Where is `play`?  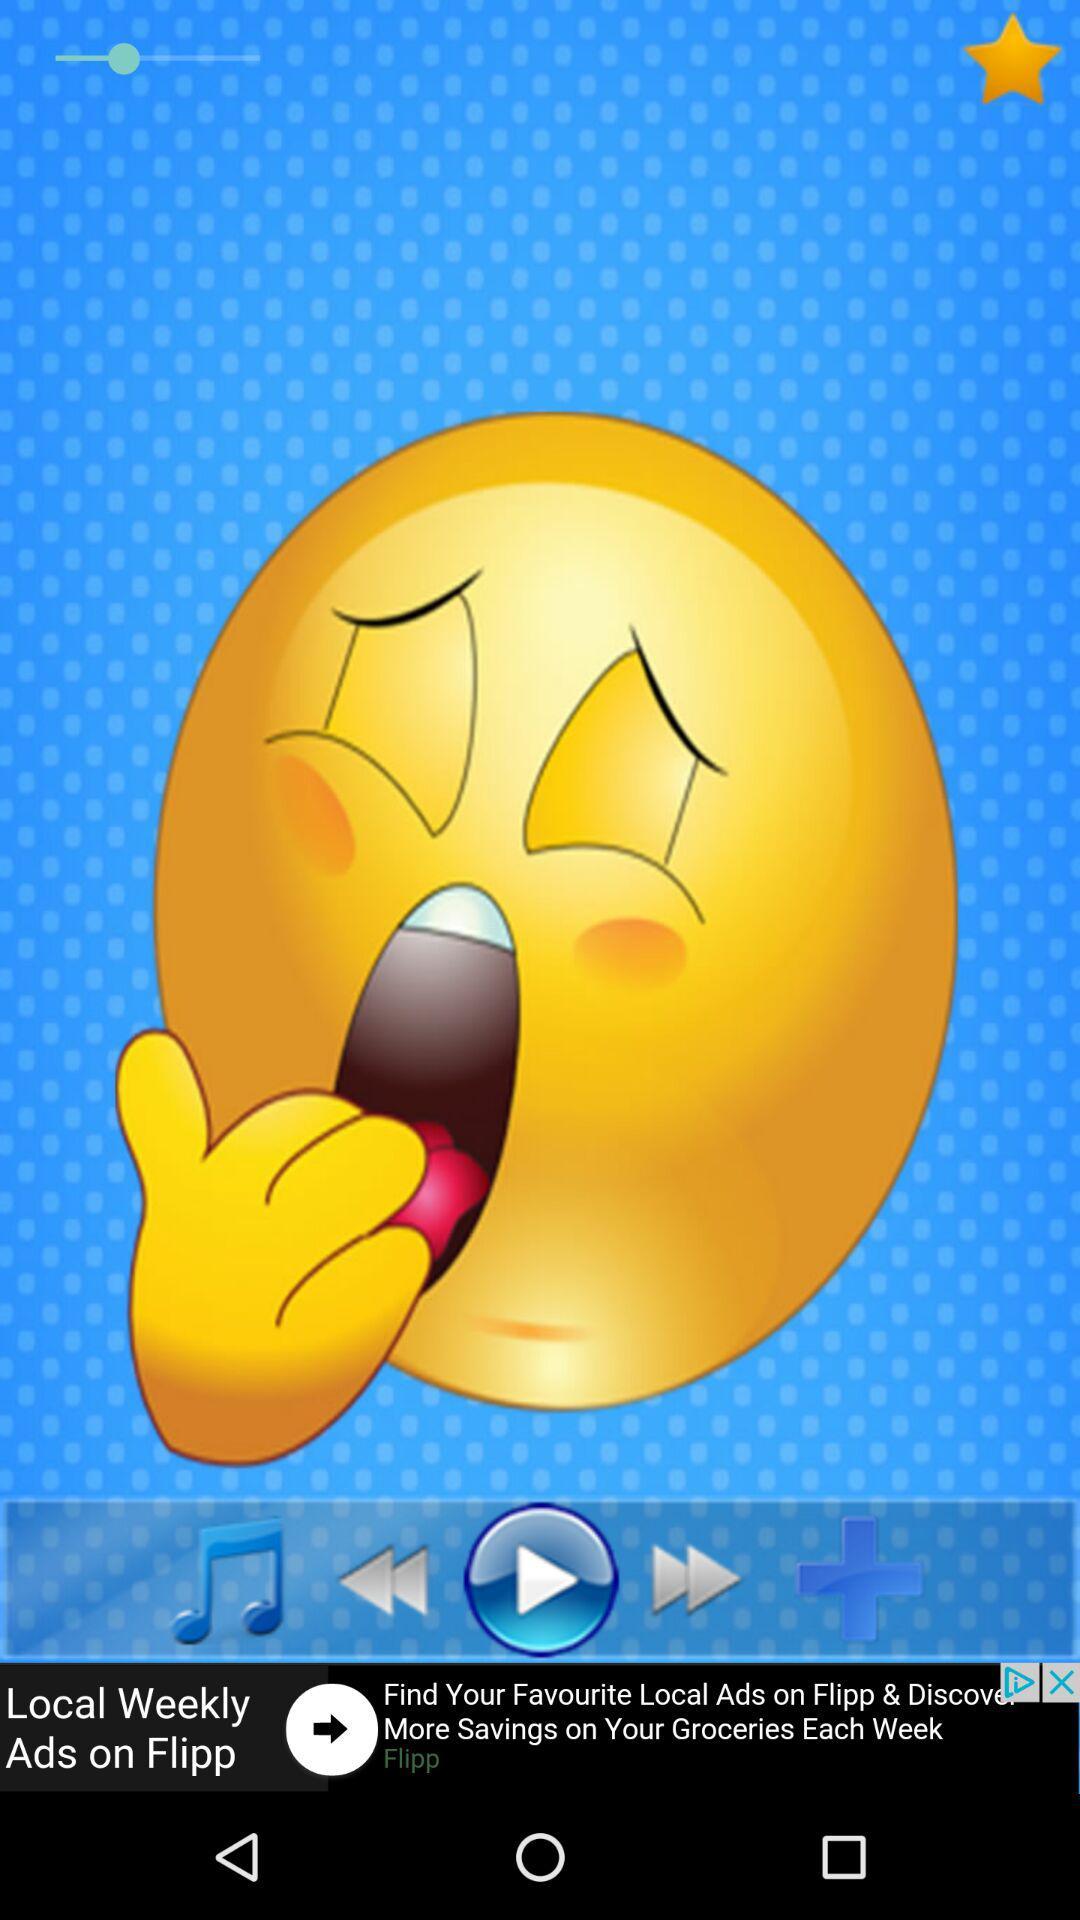 play is located at coordinates (540, 1577).